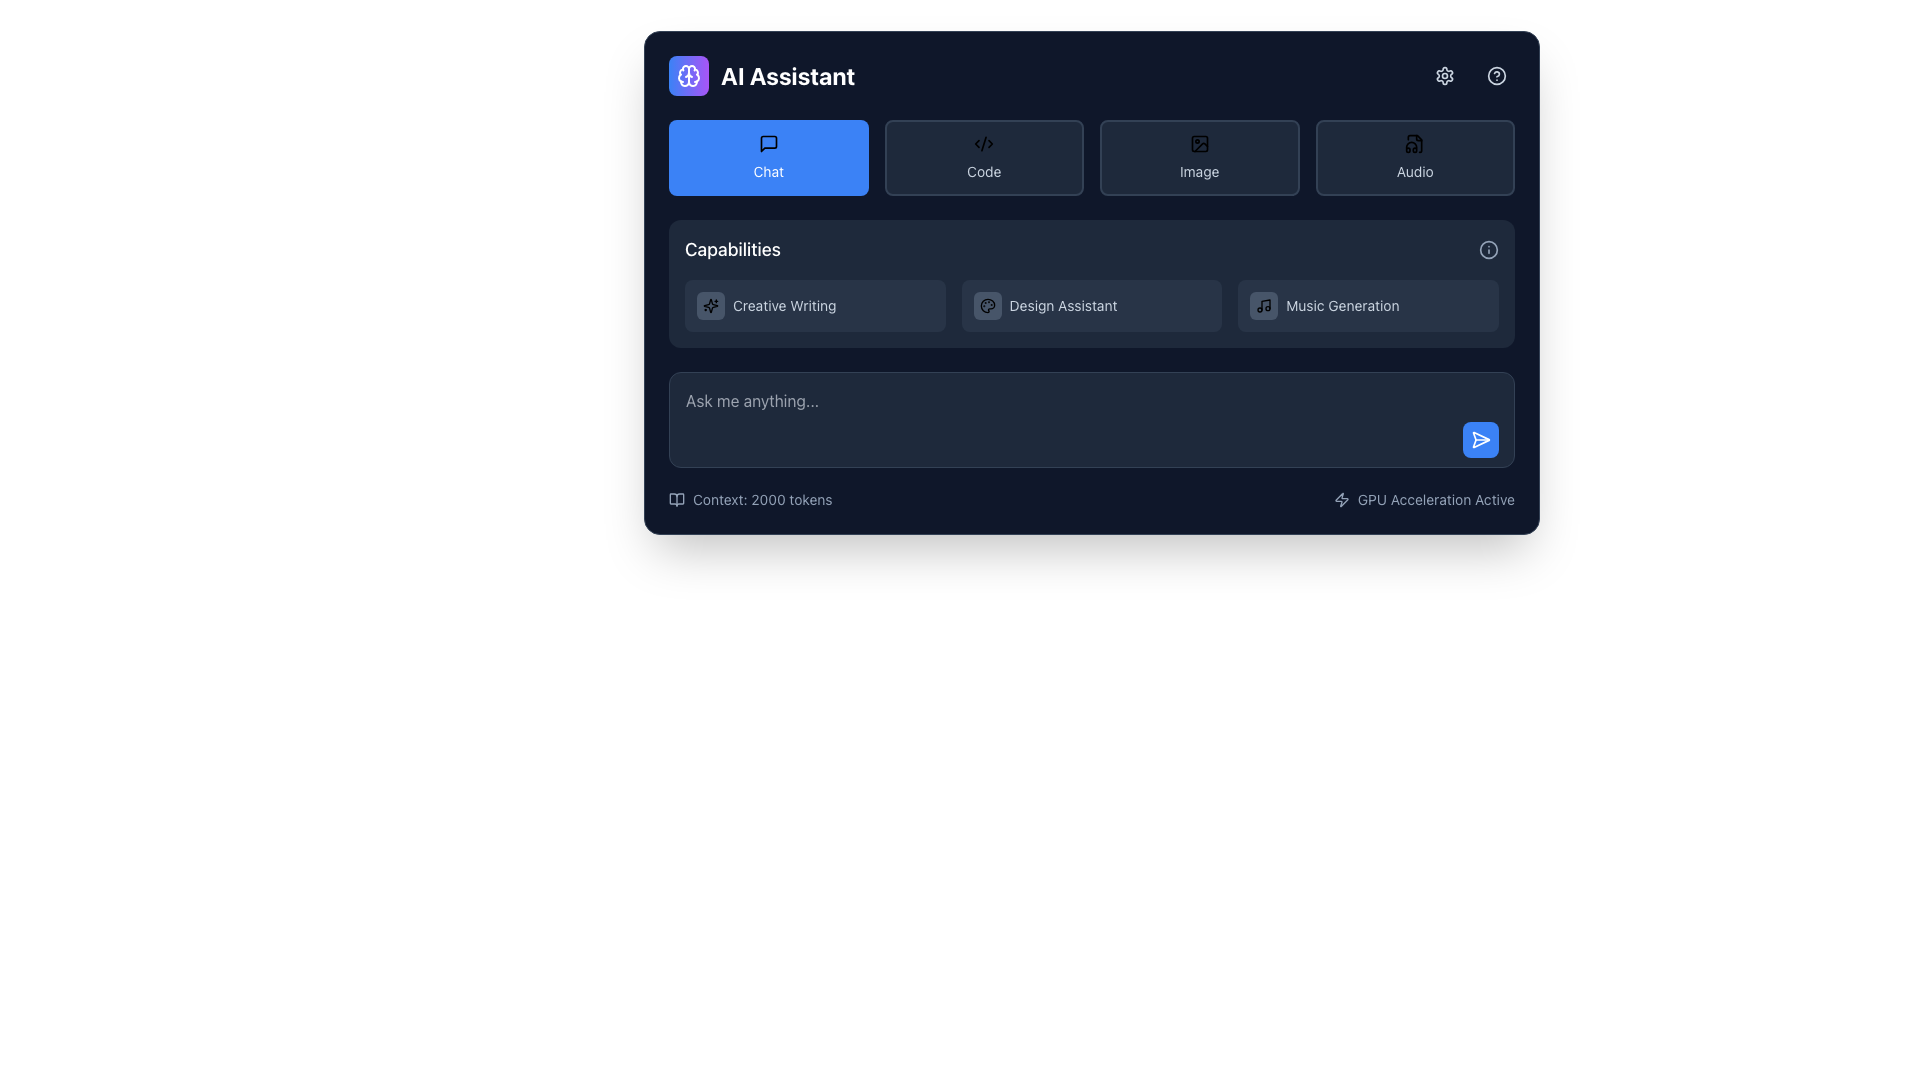 Image resolution: width=1920 pixels, height=1080 pixels. Describe the element at coordinates (815, 305) in the screenshot. I see `the first selectable menu item in the 'Capabilities' section` at that location.